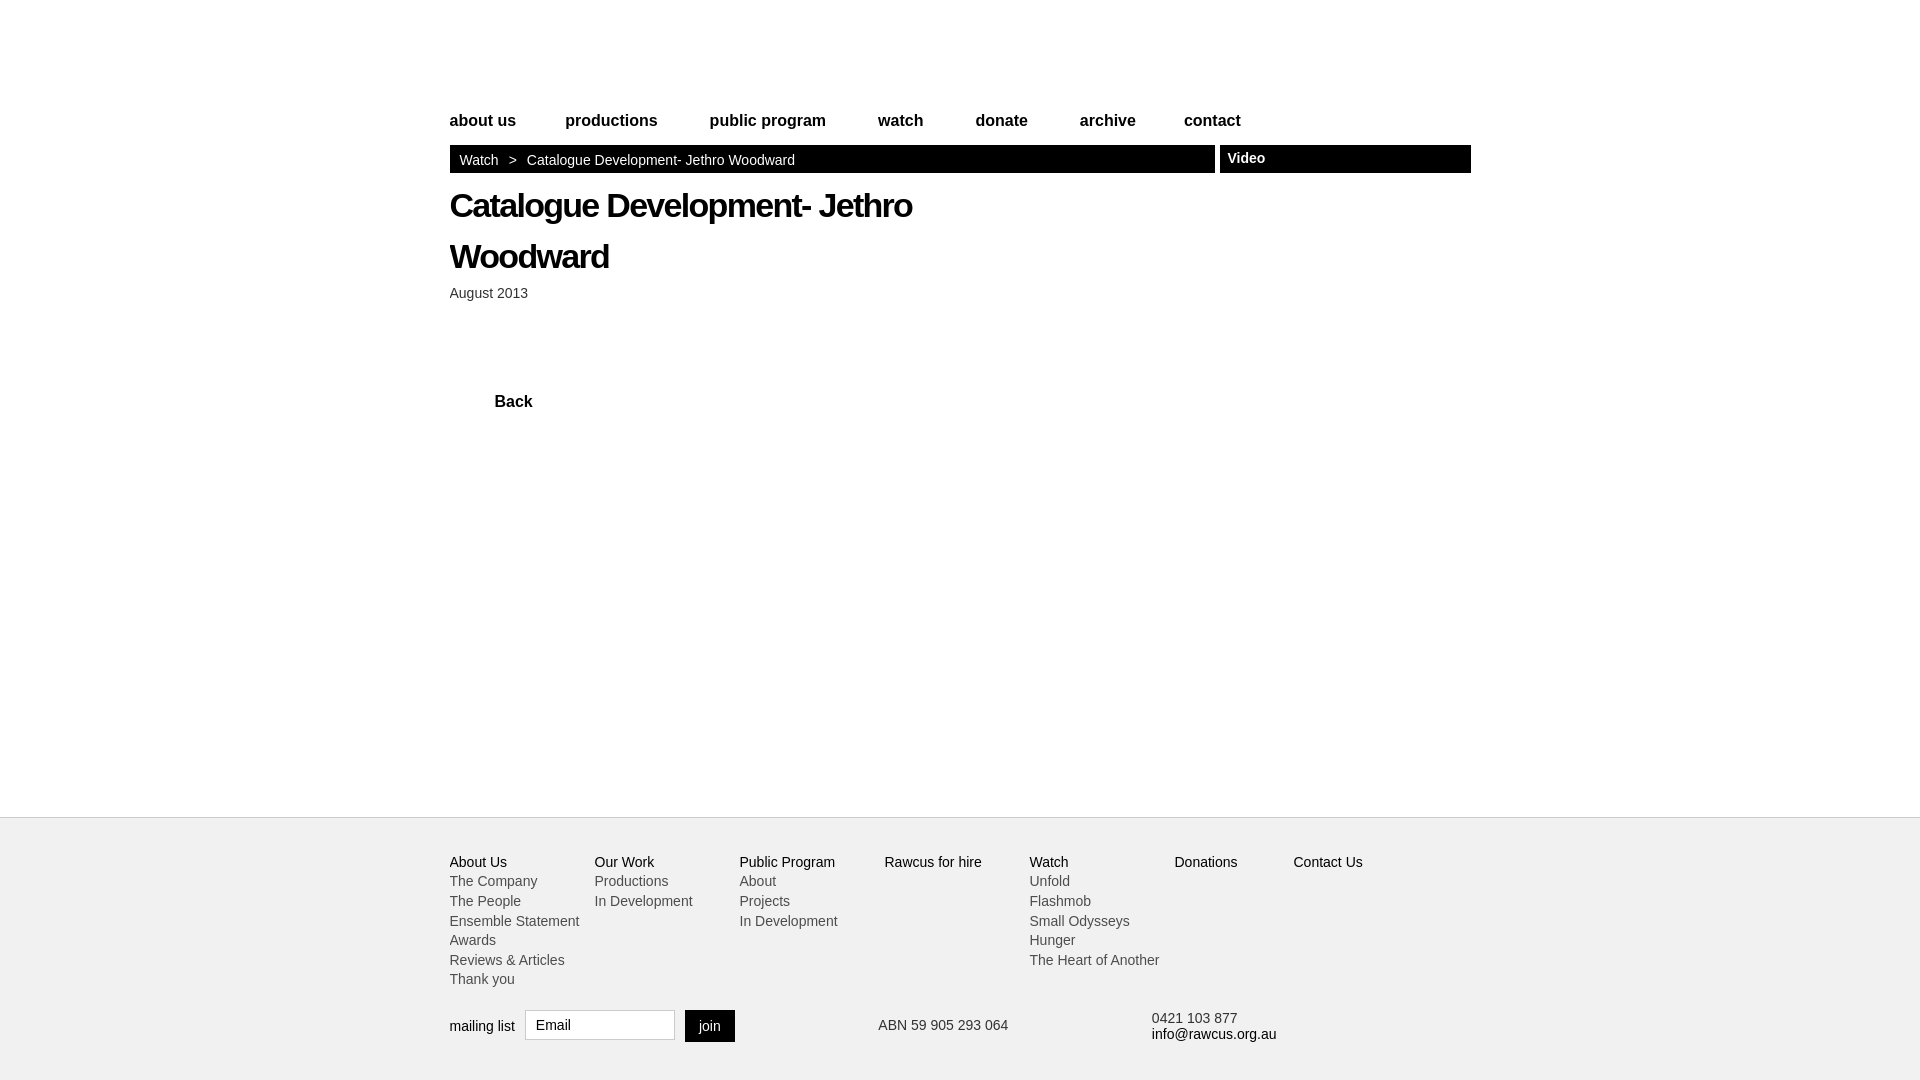 This screenshot has height=1080, width=1920. What do you see at coordinates (1218, 318) in the screenshot?
I see `'Jethro Woodward - cool bloke, handsome, sonically gifted'` at bounding box center [1218, 318].